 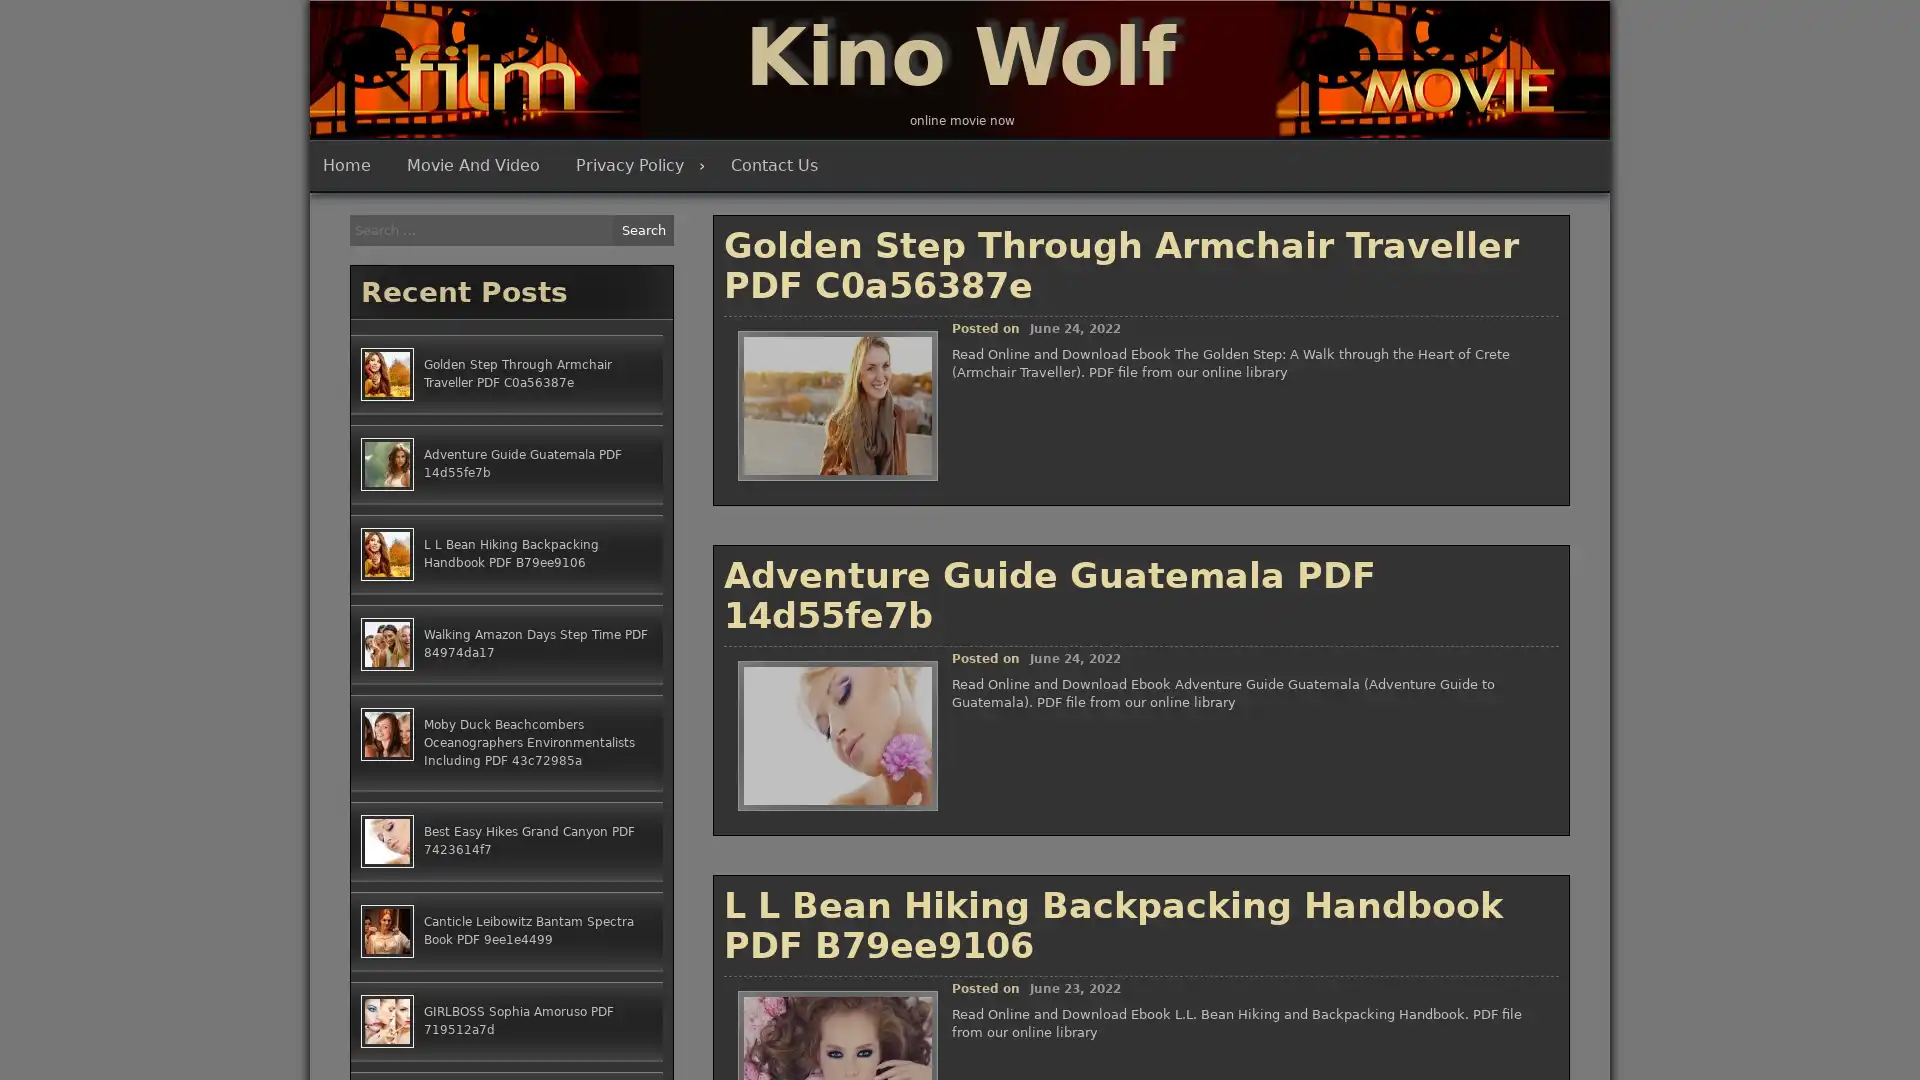 What do you see at coordinates (643, 229) in the screenshot?
I see `Search` at bounding box center [643, 229].